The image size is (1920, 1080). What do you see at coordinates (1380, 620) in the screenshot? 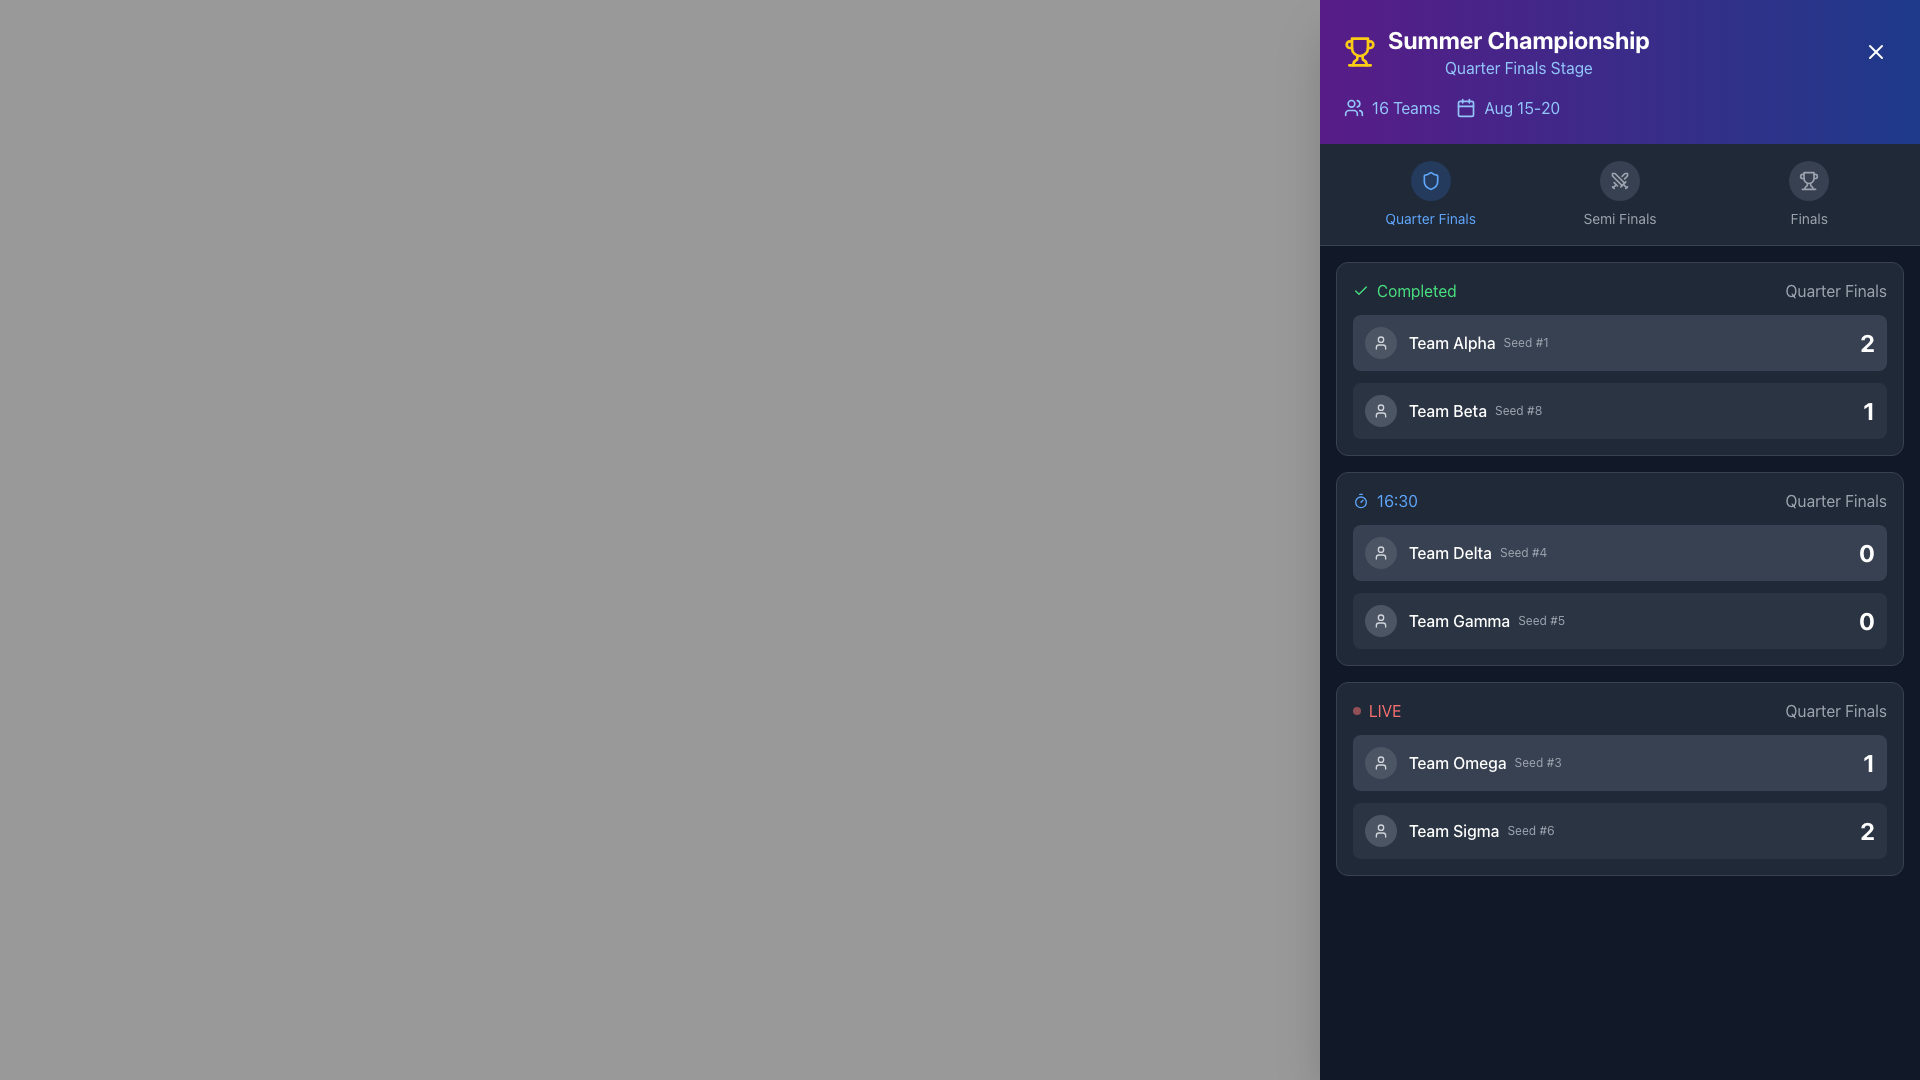
I see `the circular gray icon with a white user silhouette, which is positioned to the left of the text 'Team GammaSeed #5'` at bounding box center [1380, 620].